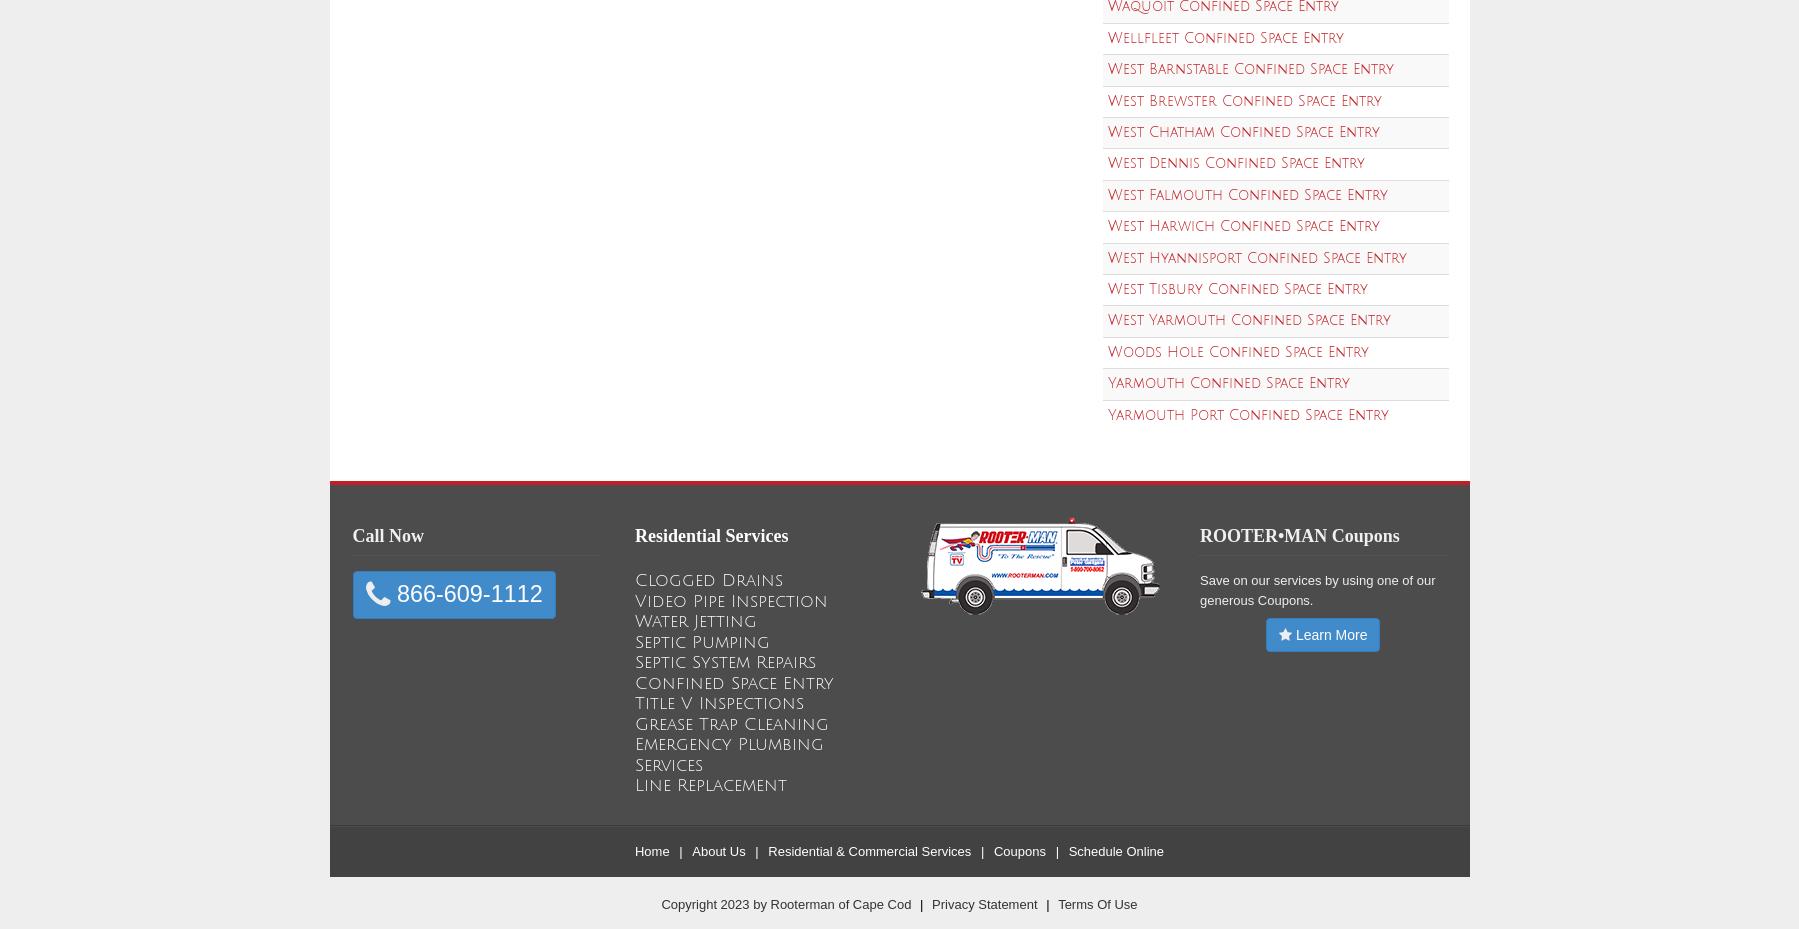 The height and width of the screenshot is (929, 1799). Describe the element at coordinates (868, 850) in the screenshot. I see `'Residential  & Commercial Services'` at that location.